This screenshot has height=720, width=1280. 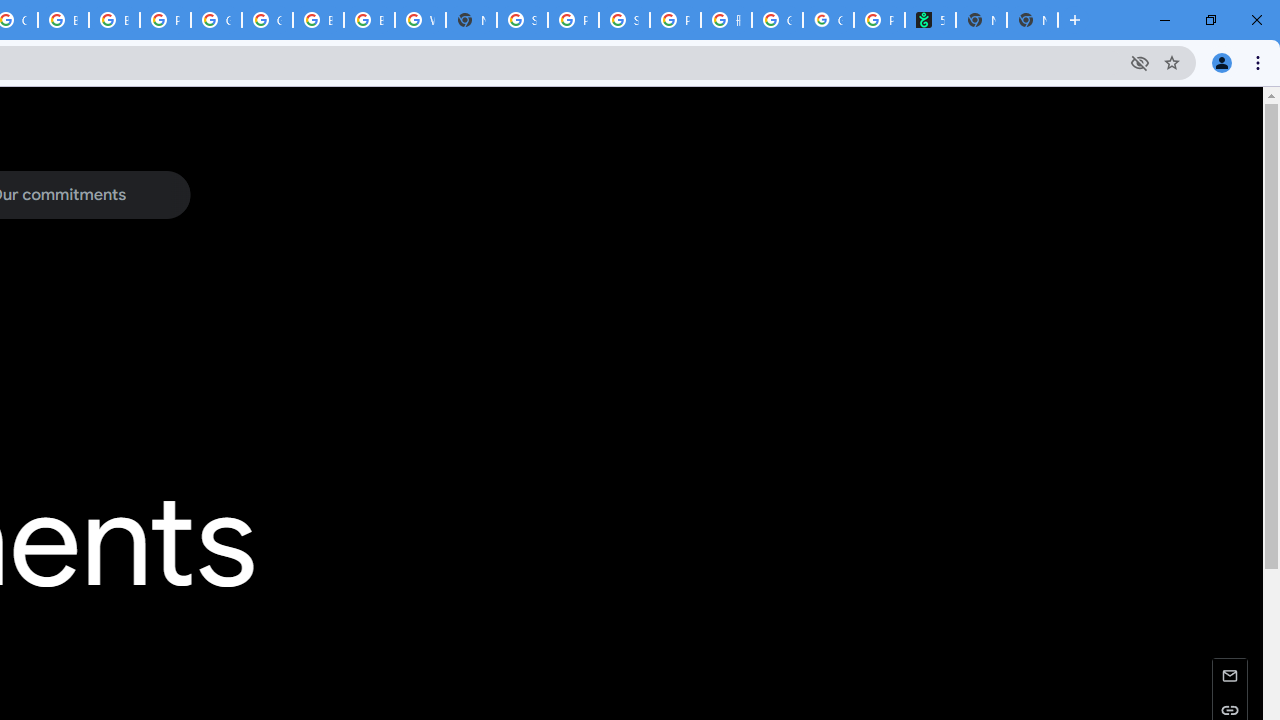 I want to click on 'Browse Chrome as a guest - Computer - Google Chrome Help', so click(x=369, y=20).